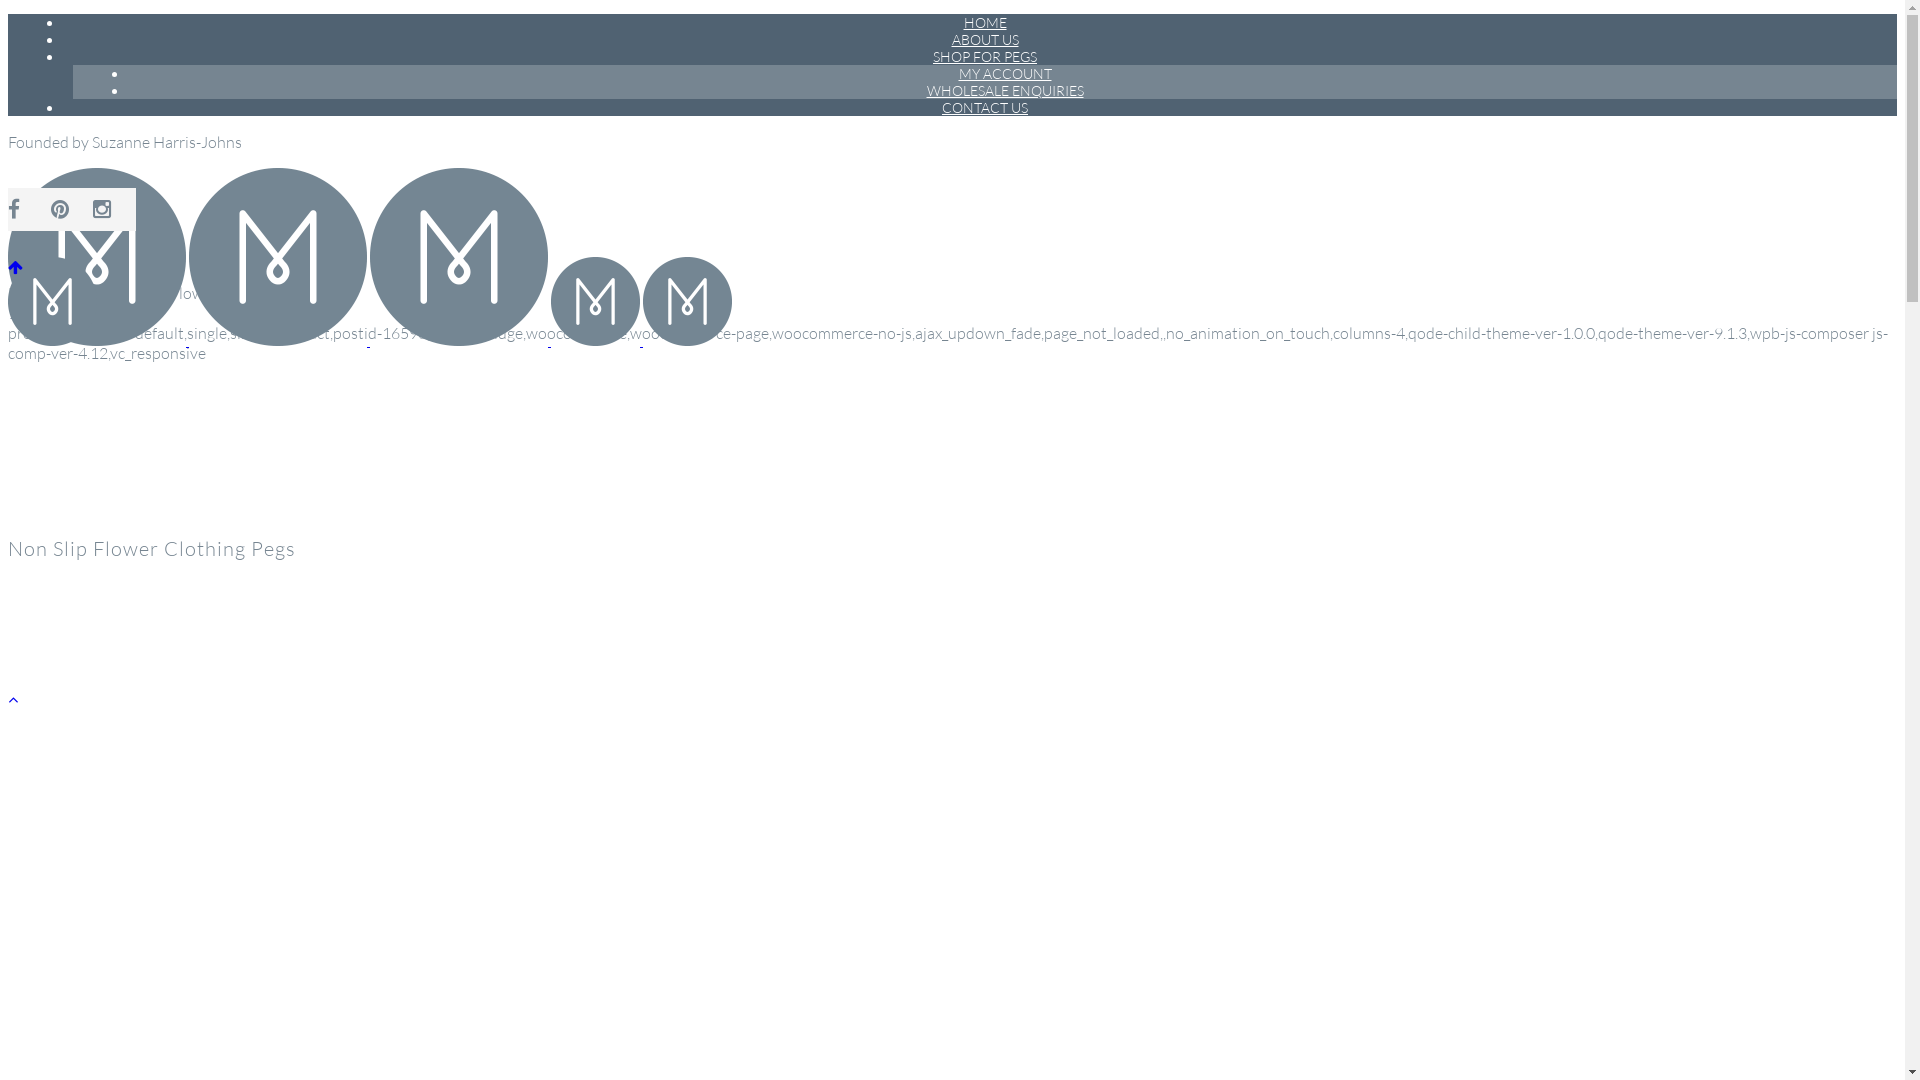 The width and height of the screenshot is (1920, 1080). What do you see at coordinates (911, 90) in the screenshot?
I see `'WHOLESALE ENQUIRIES'` at bounding box center [911, 90].